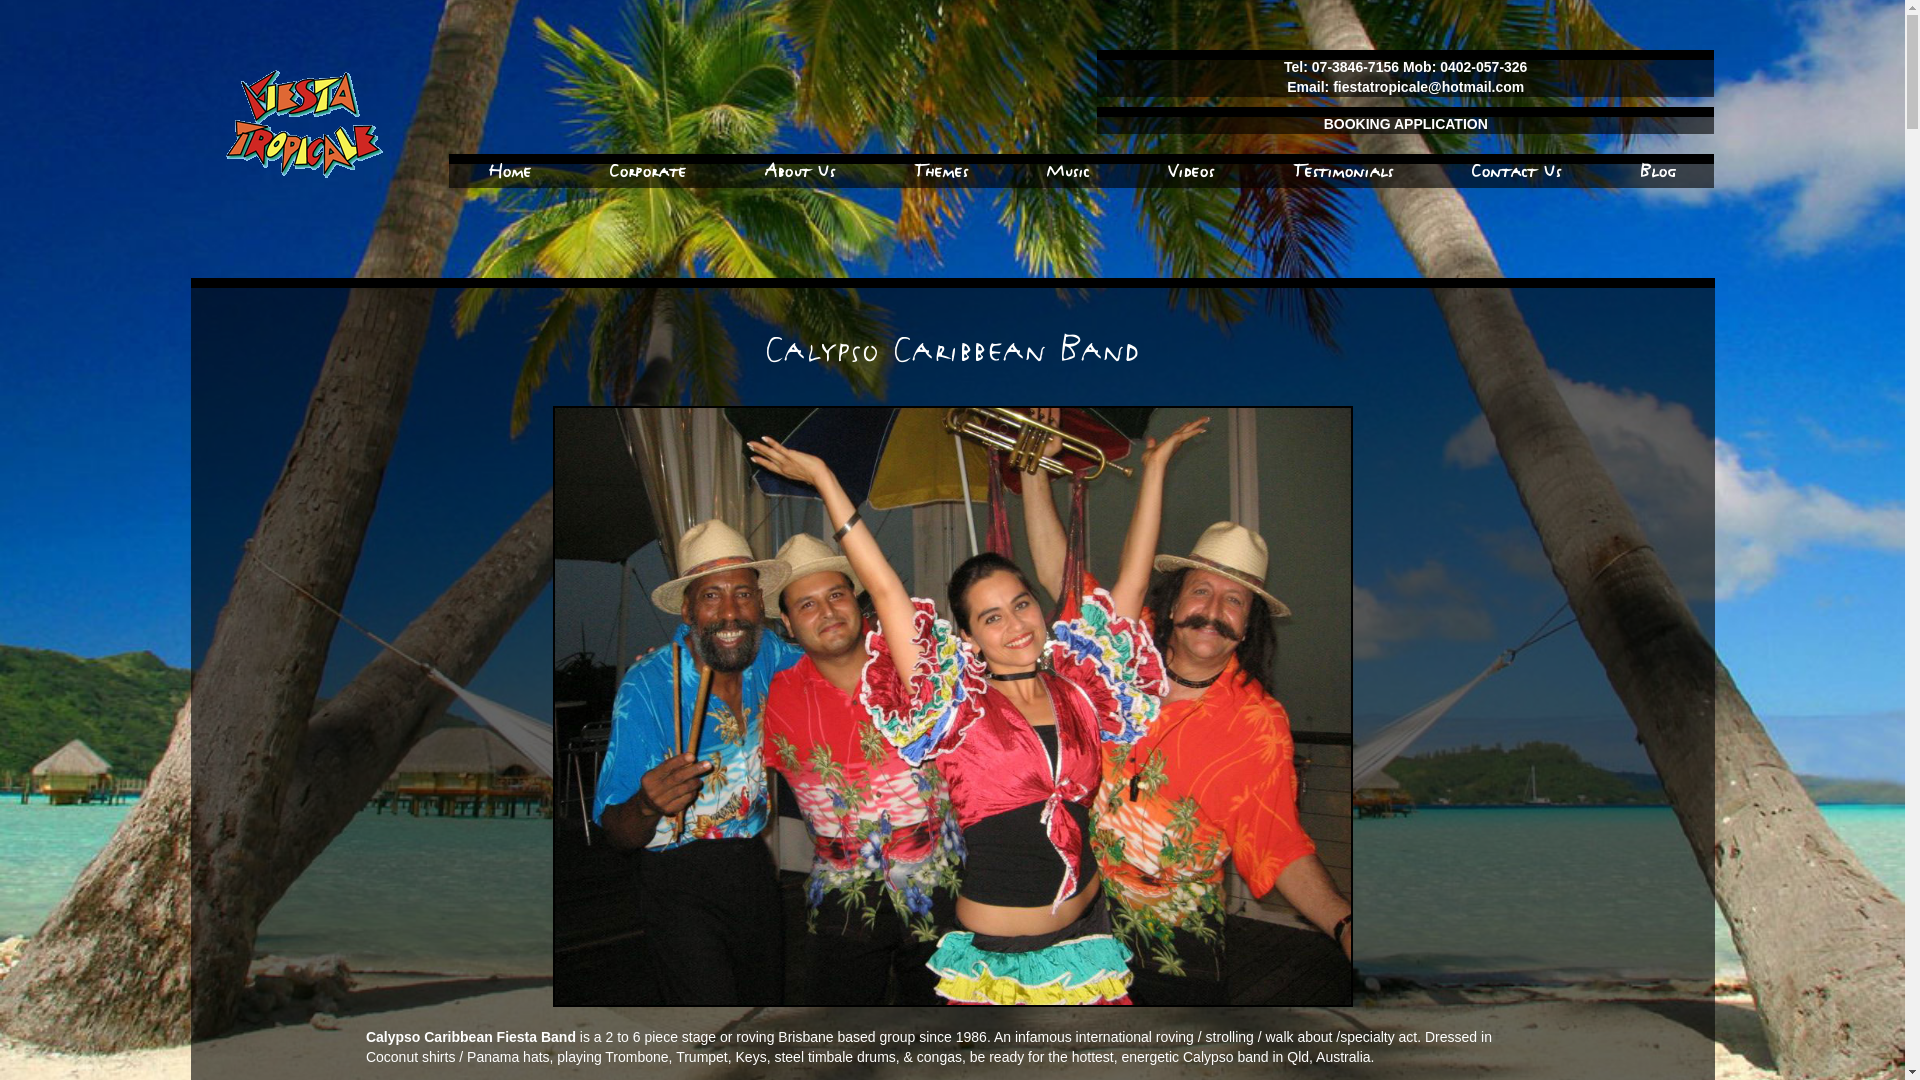 This screenshot has height=1080, width=1920. Describe the element at coordinates (1066, 169) in the screenshot. I see `'Music'` at that location.